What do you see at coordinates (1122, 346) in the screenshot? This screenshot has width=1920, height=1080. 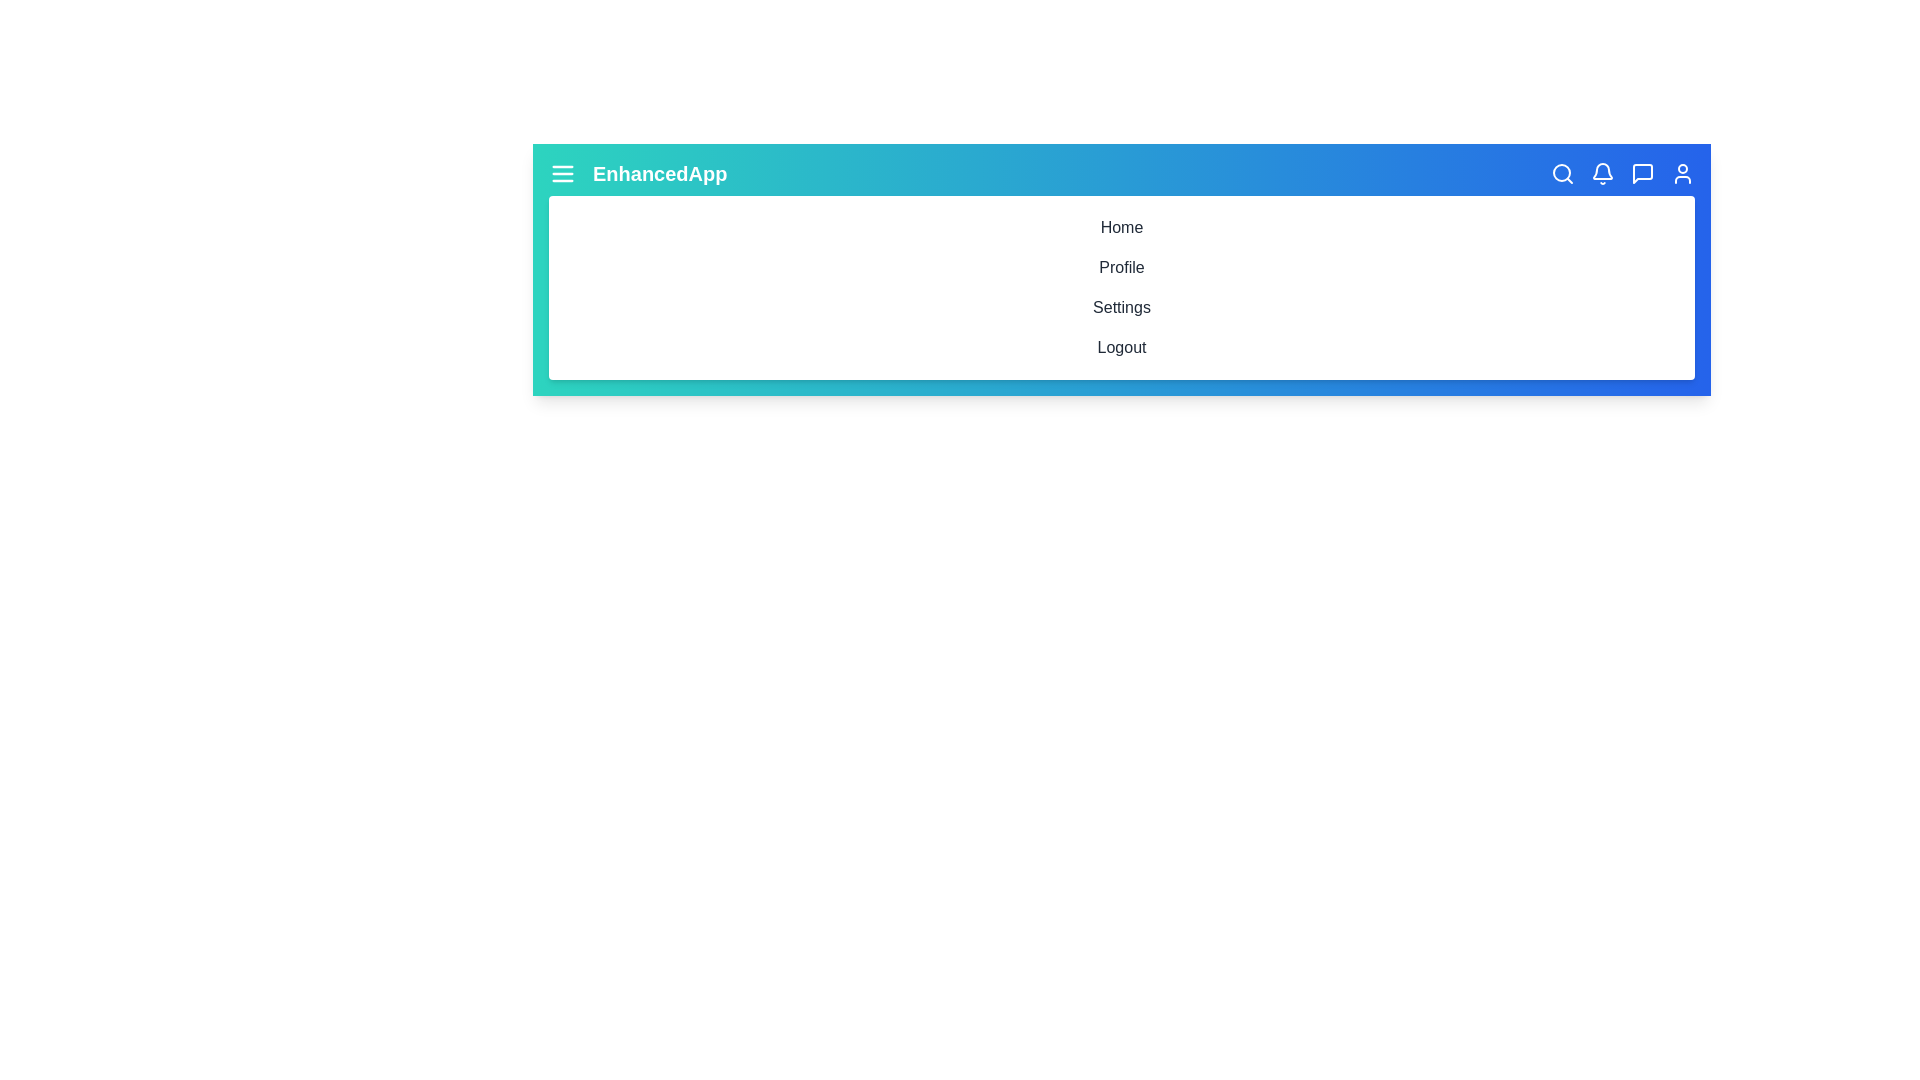 I see `the navigation item Logout in the menu` at bounding box center [1122, 346].